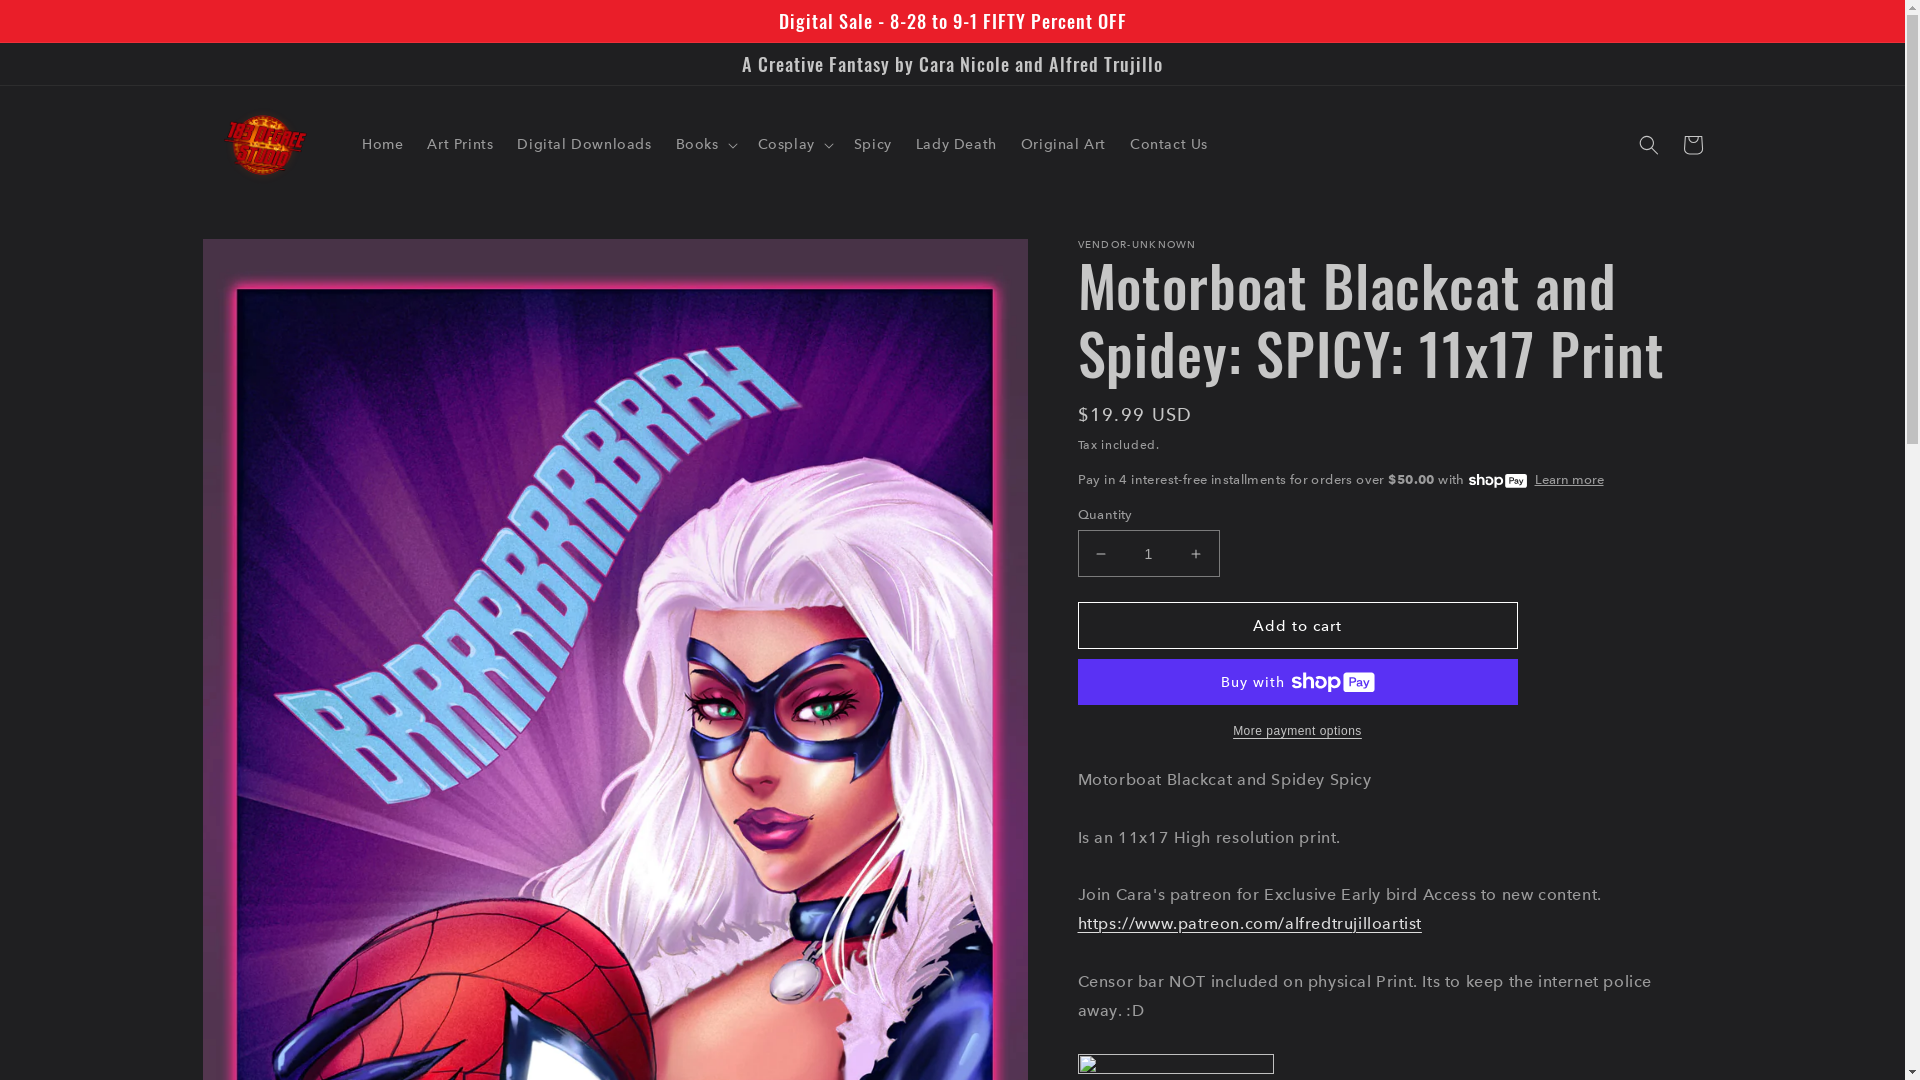 Image resolution: width=1920 pixels, height=1080 pixels. I want to click on 'Skip to product information', so click(262, 260).